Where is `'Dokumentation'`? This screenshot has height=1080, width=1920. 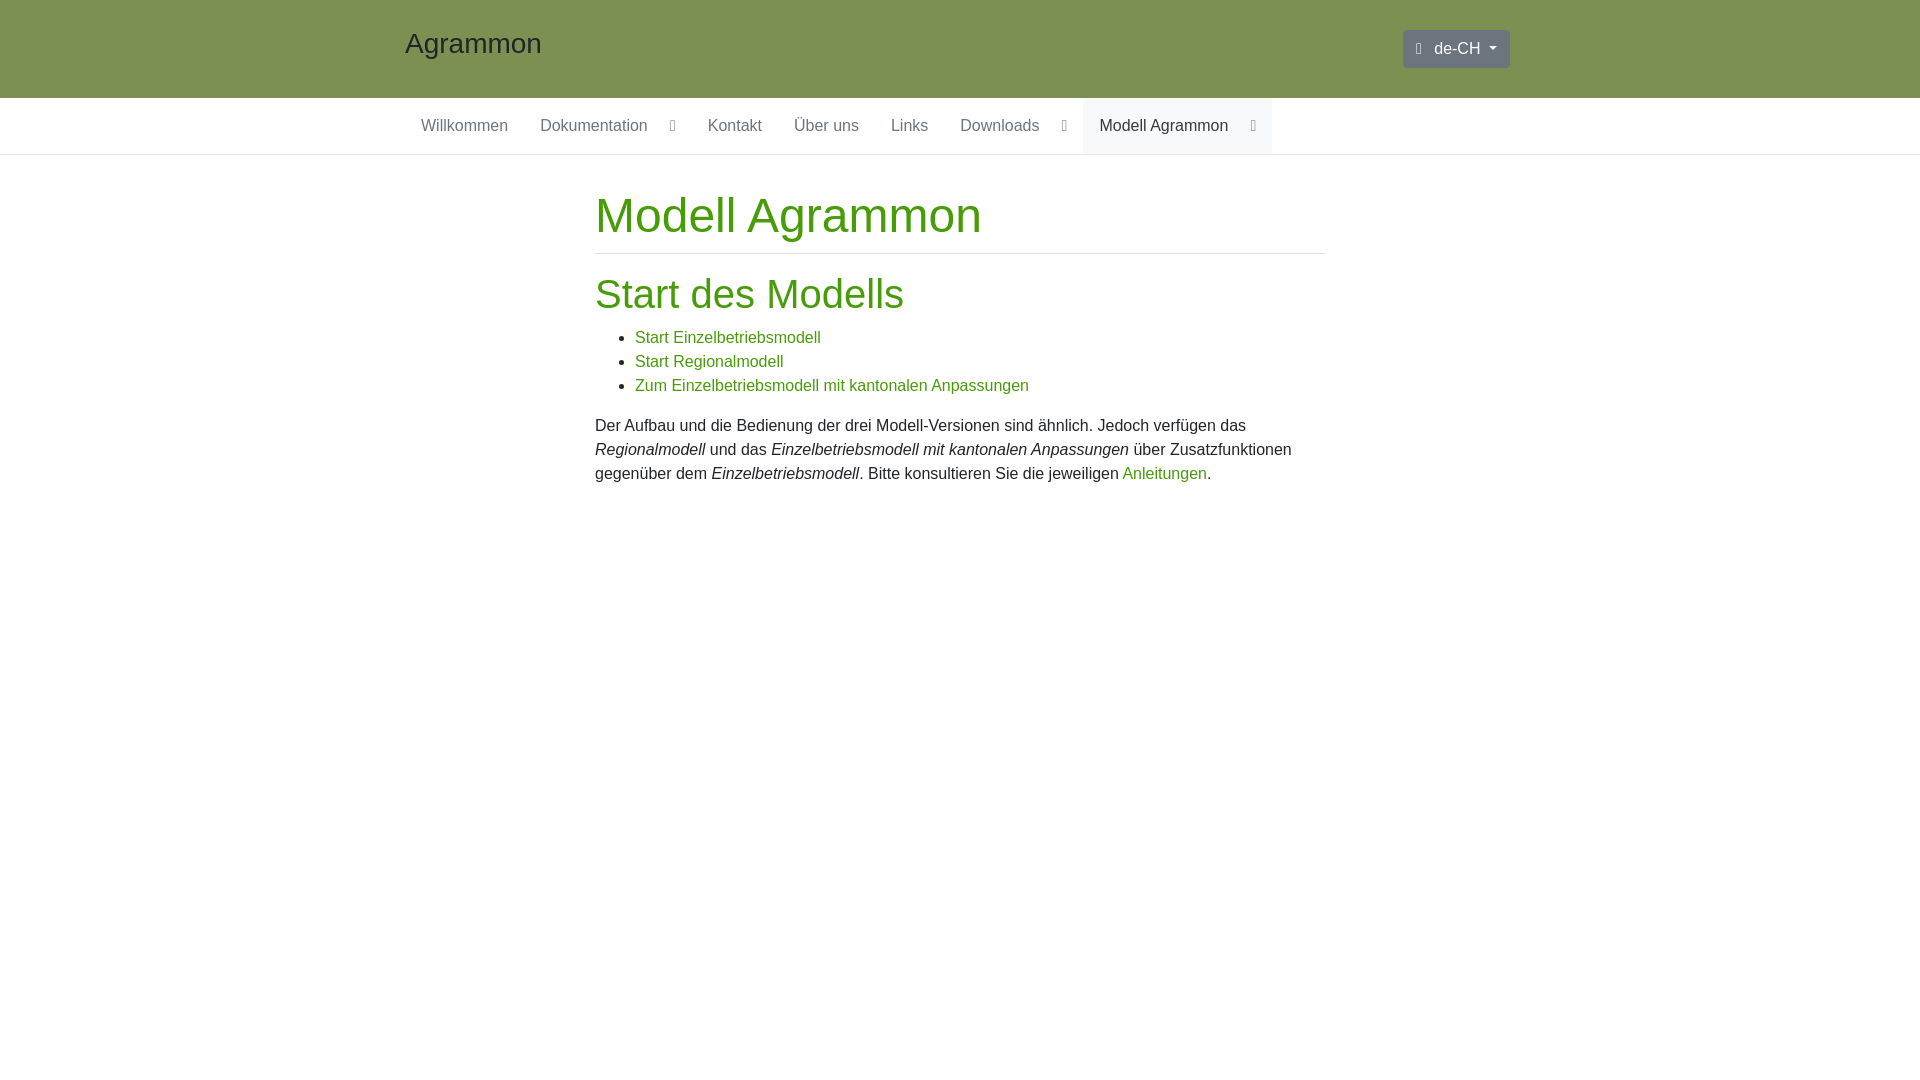
'Dokumentation' is located at coordinates (593, 126).